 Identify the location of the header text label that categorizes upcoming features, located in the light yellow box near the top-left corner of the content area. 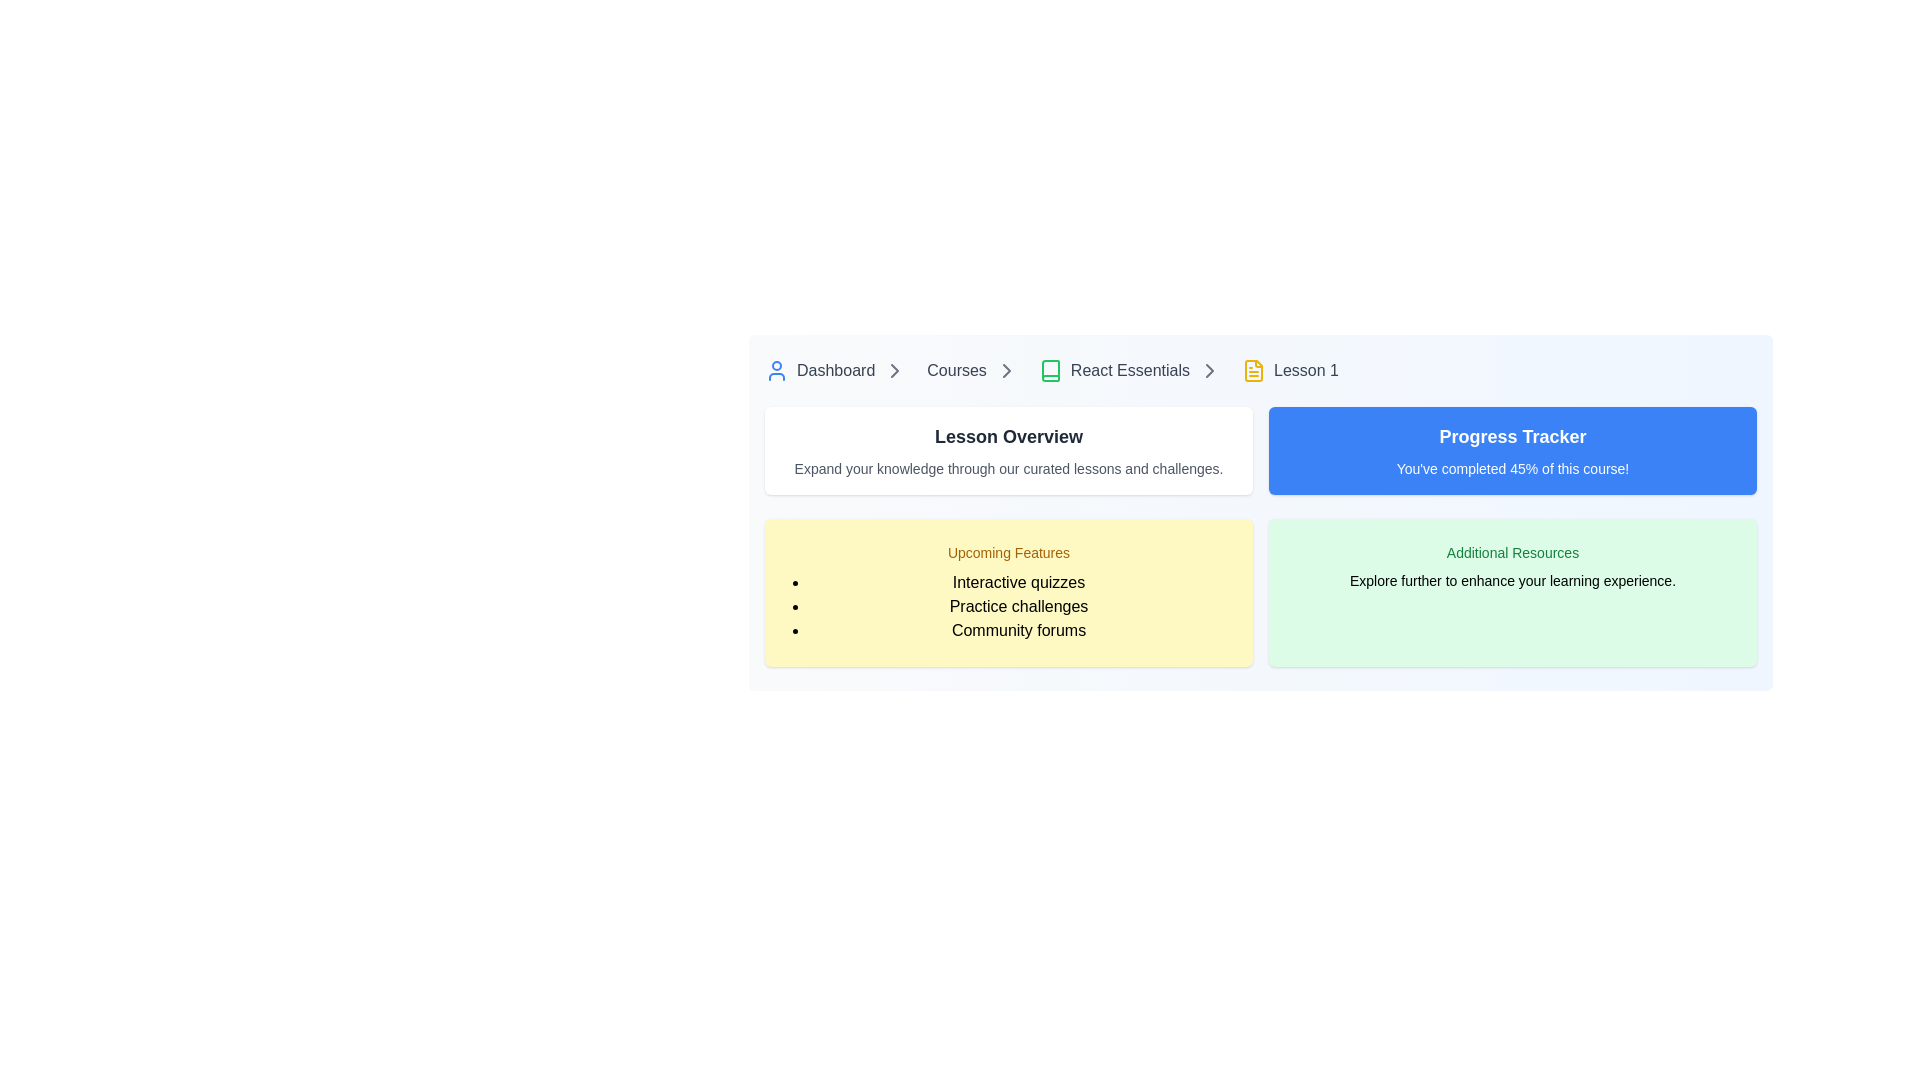
(1008, 552).